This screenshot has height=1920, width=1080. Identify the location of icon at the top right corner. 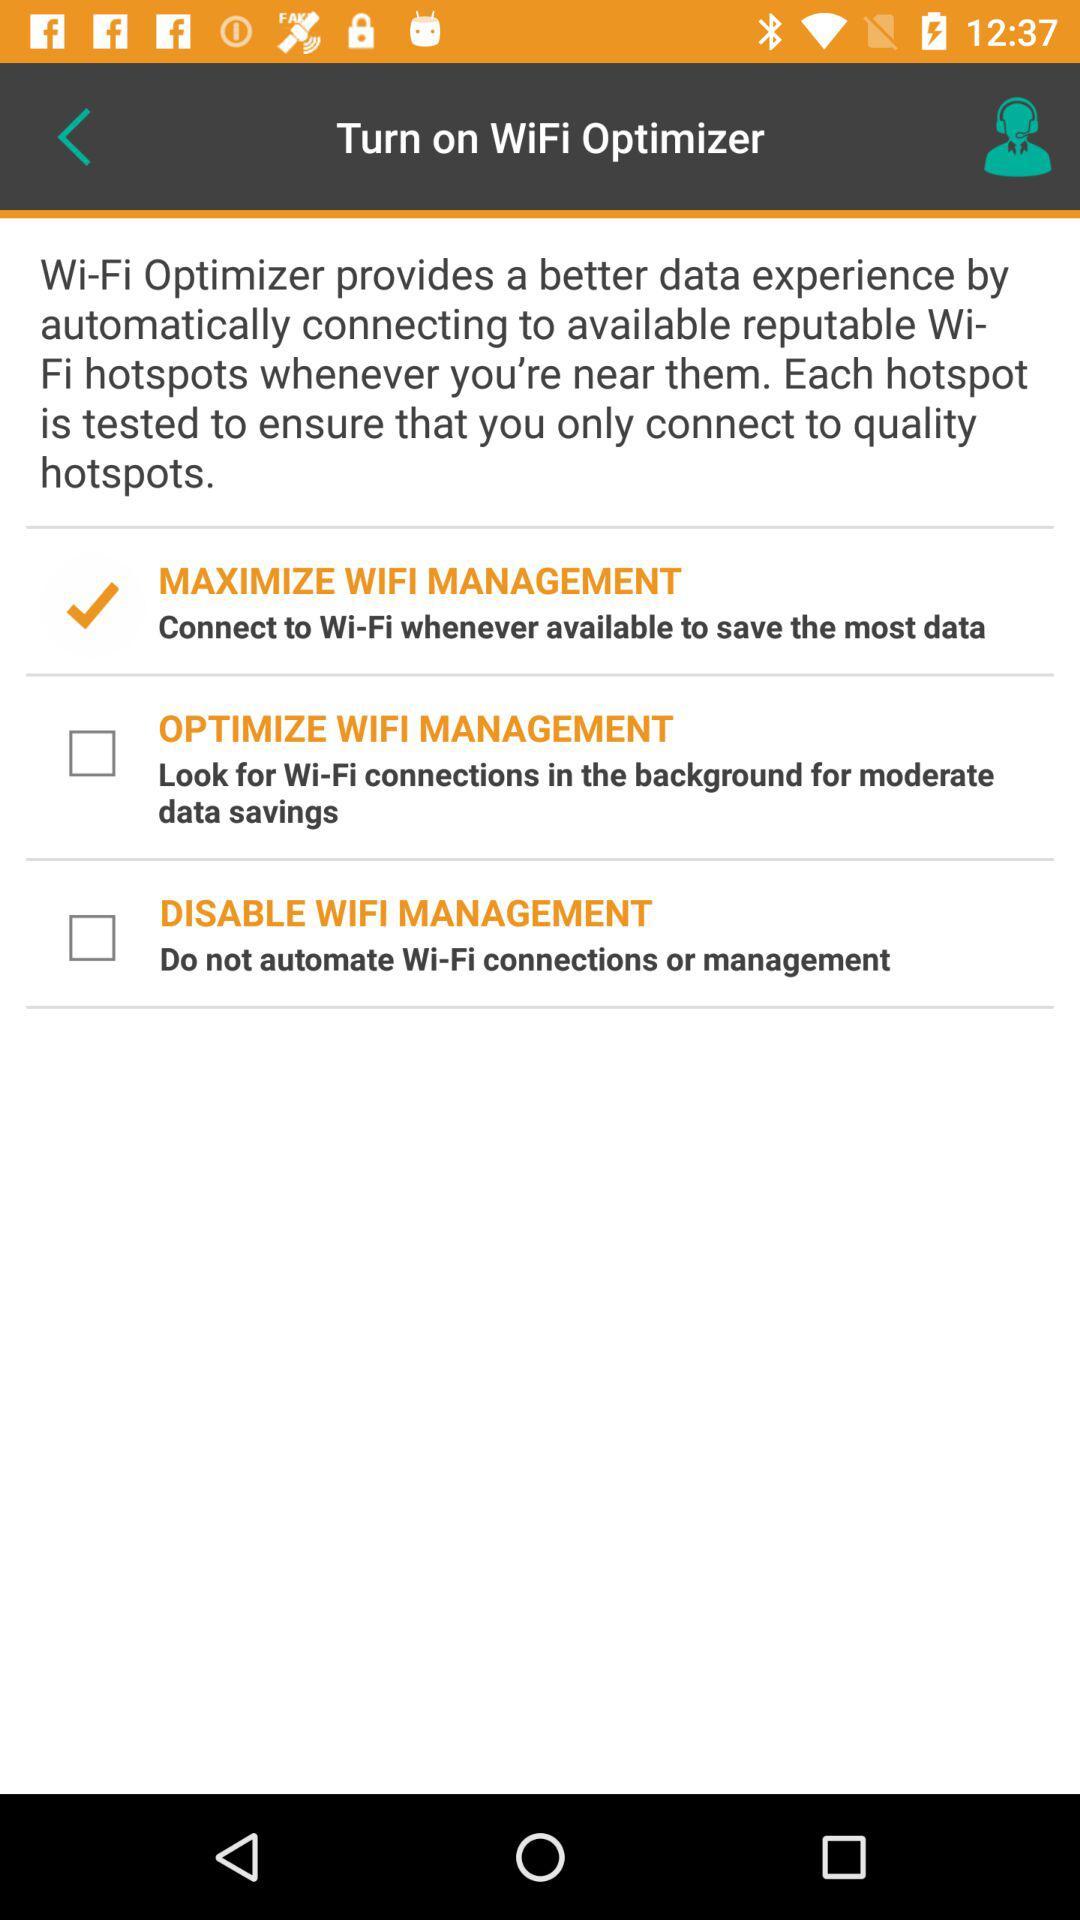
(1017, 135).